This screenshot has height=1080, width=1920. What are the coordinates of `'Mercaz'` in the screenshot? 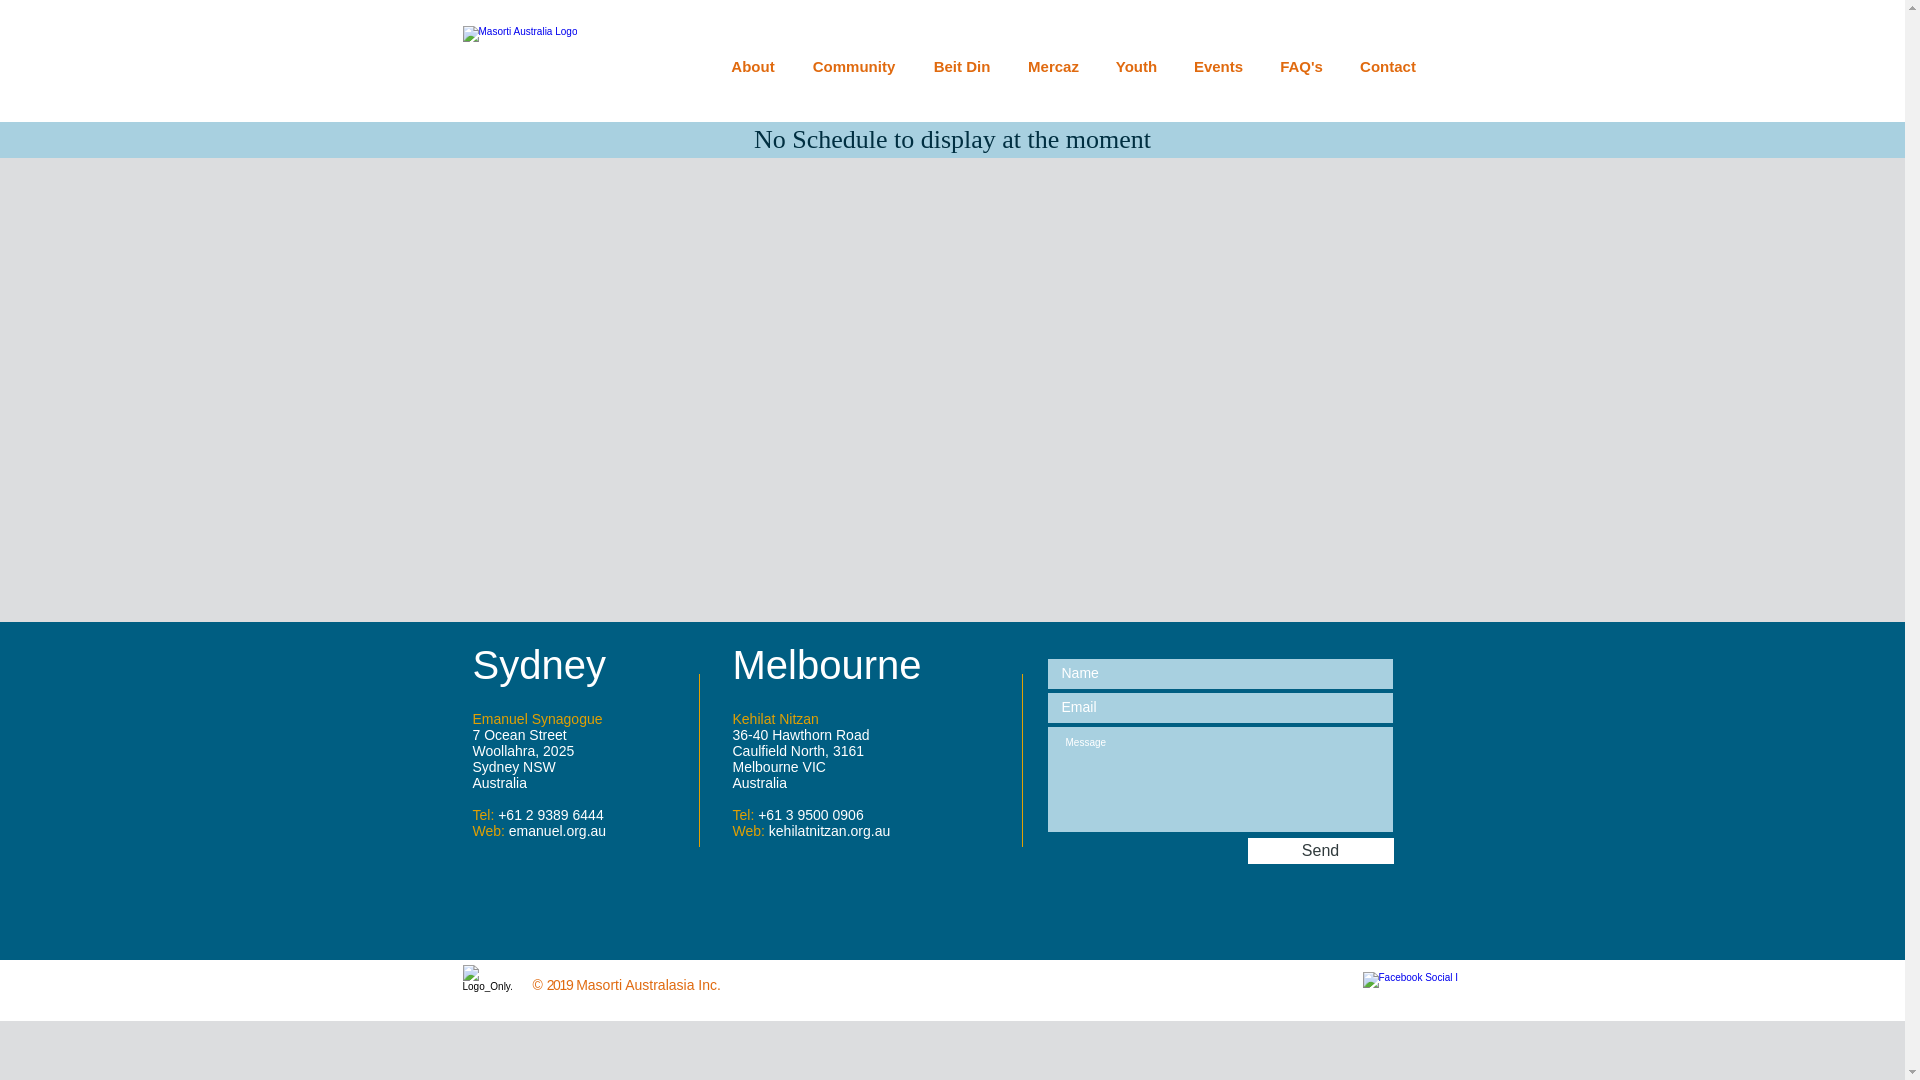 It's located at (1009, 65).